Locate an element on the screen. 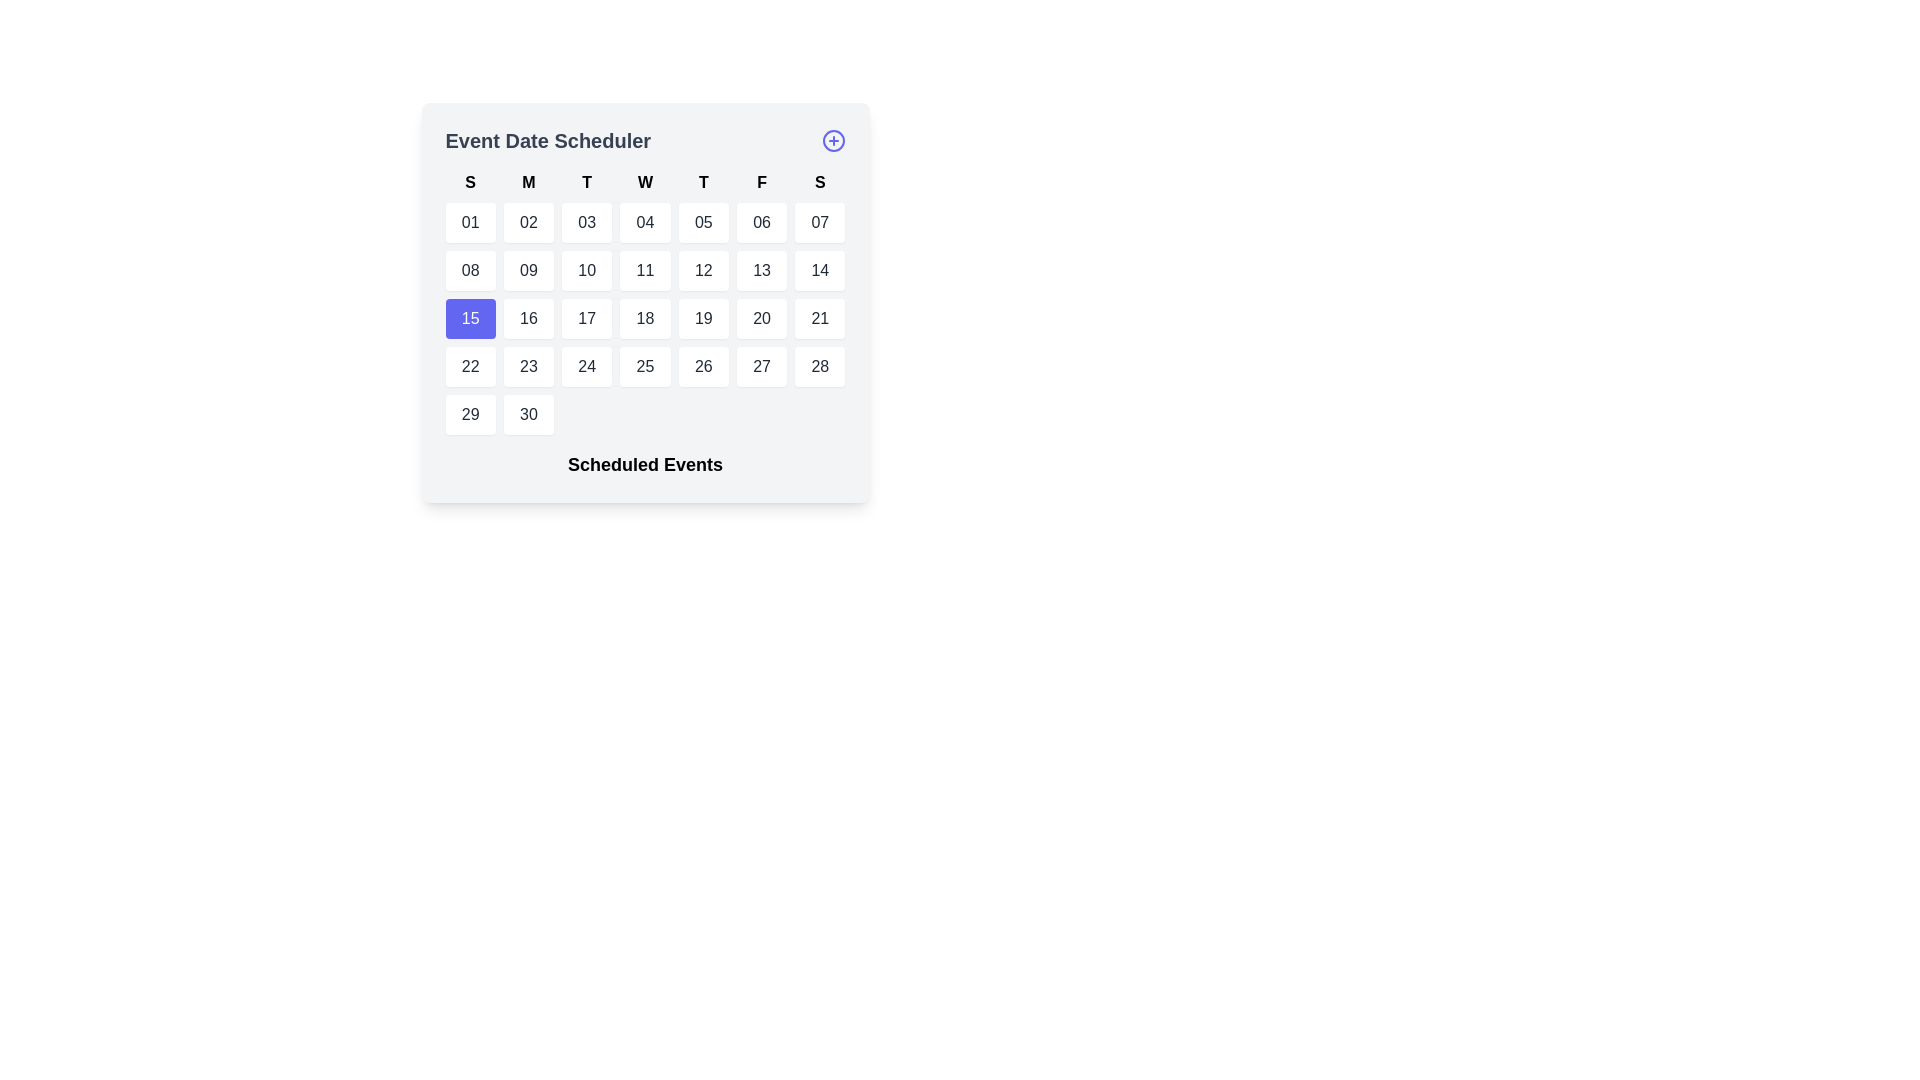  the calendar day entry button labeled '13' located under the weekday header 'F' in the third row and sixth column of the calendar widget is located at coordinates (761, 270).